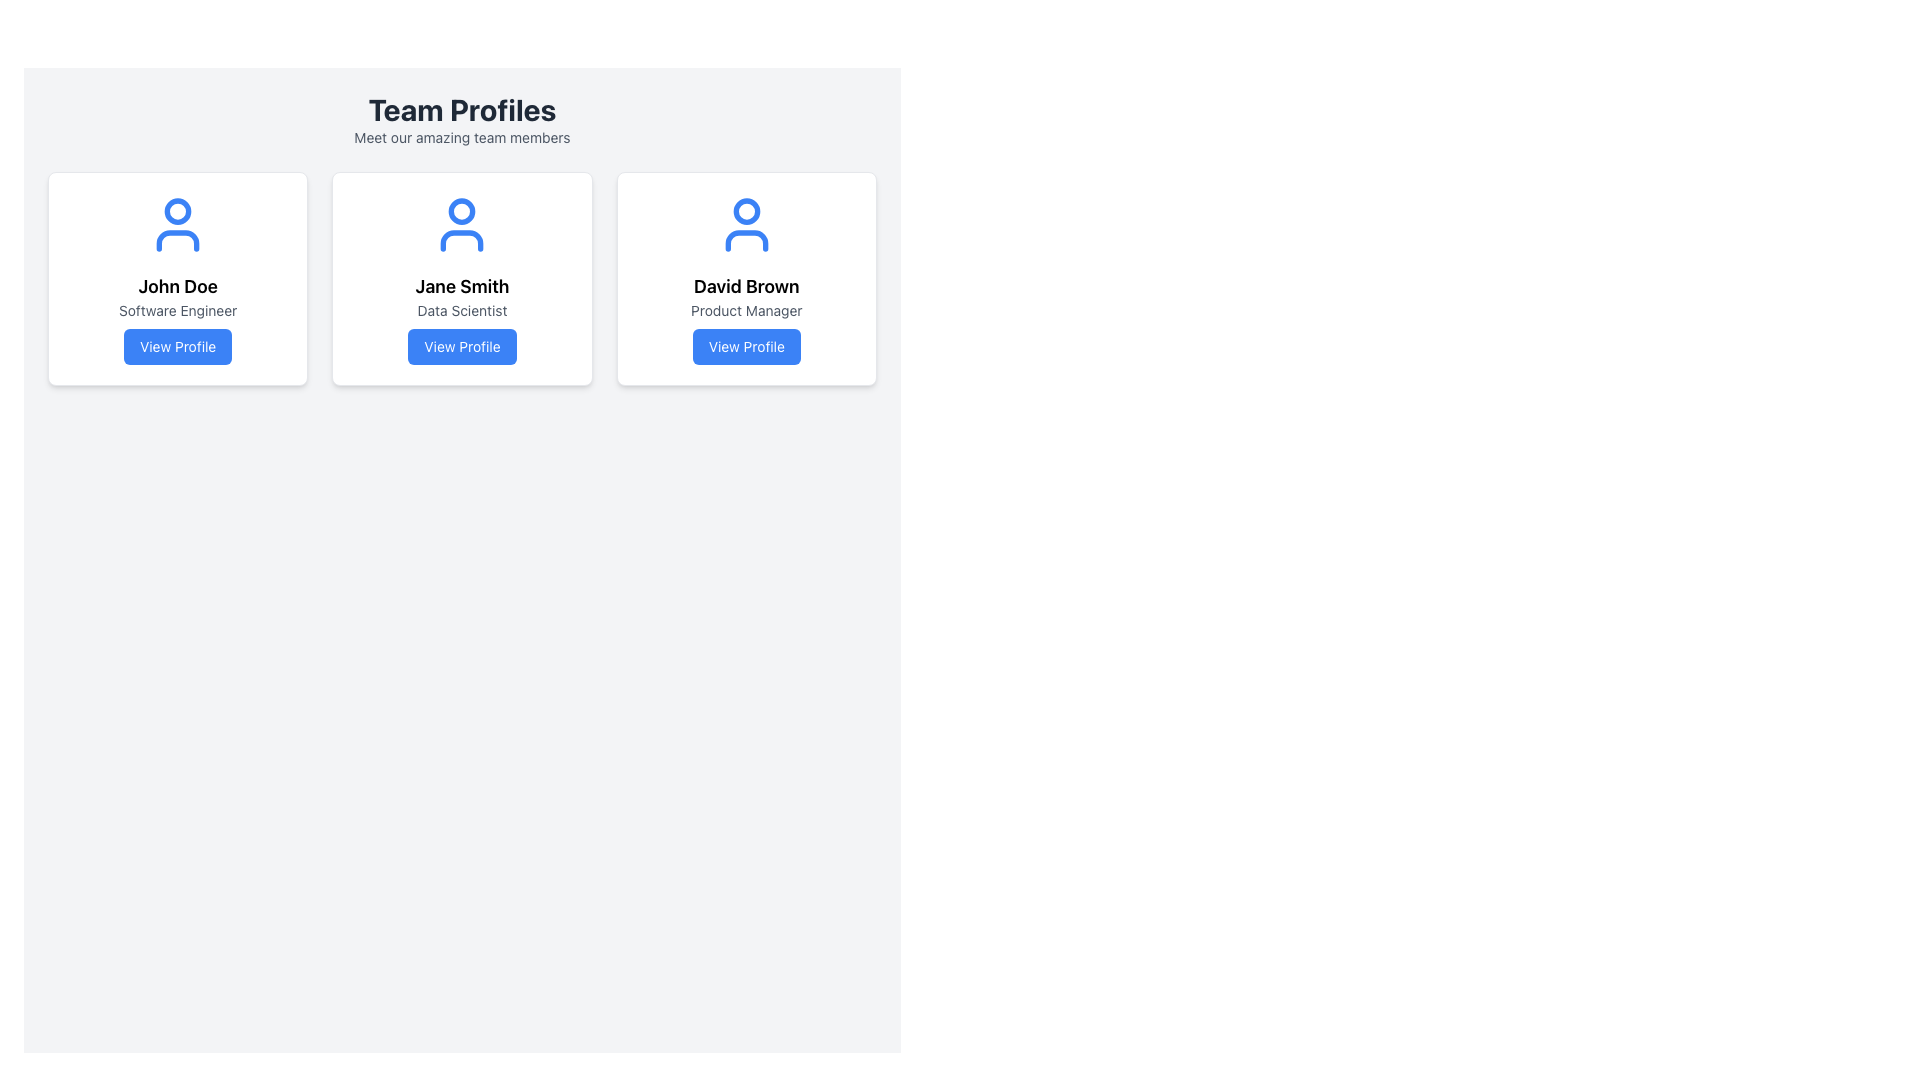 The height and width of the screenshot is (1080, 1920). I want to click on the Text Label element reading 'Meet our amazing team members', which is styled in gray and positioned directly beneath the title 'Team Profiles', so click(461, 137).